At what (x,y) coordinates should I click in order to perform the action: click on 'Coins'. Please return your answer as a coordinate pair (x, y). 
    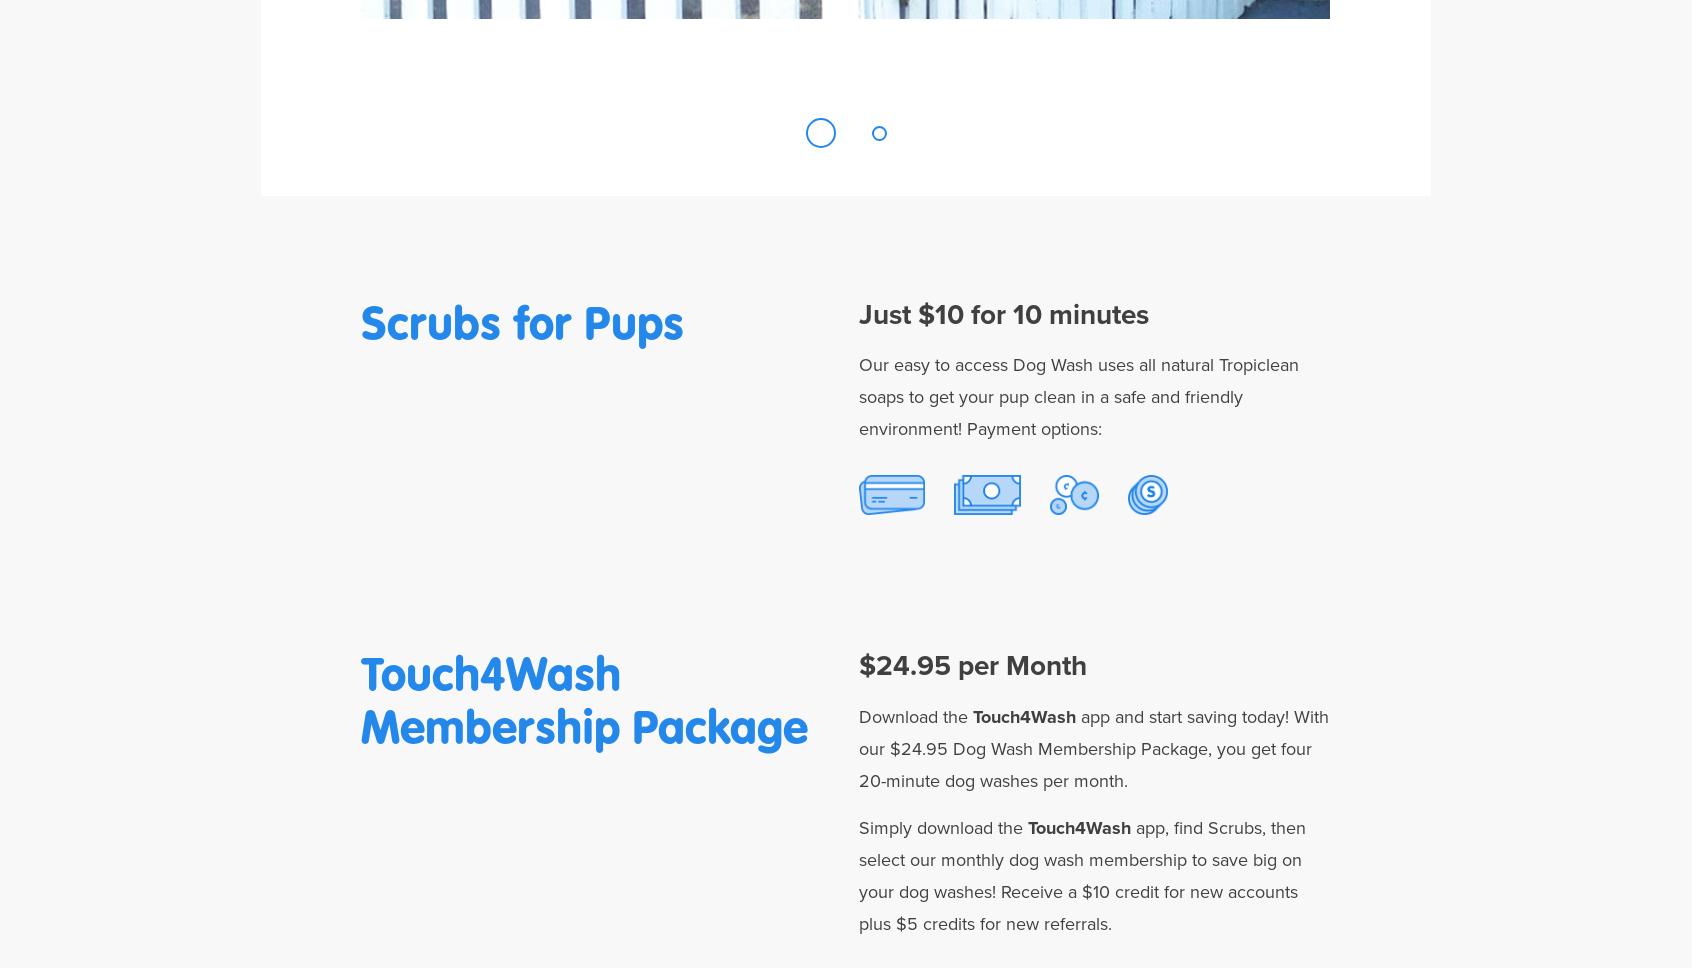
    Looking at the image, I should click on (1074, 561).